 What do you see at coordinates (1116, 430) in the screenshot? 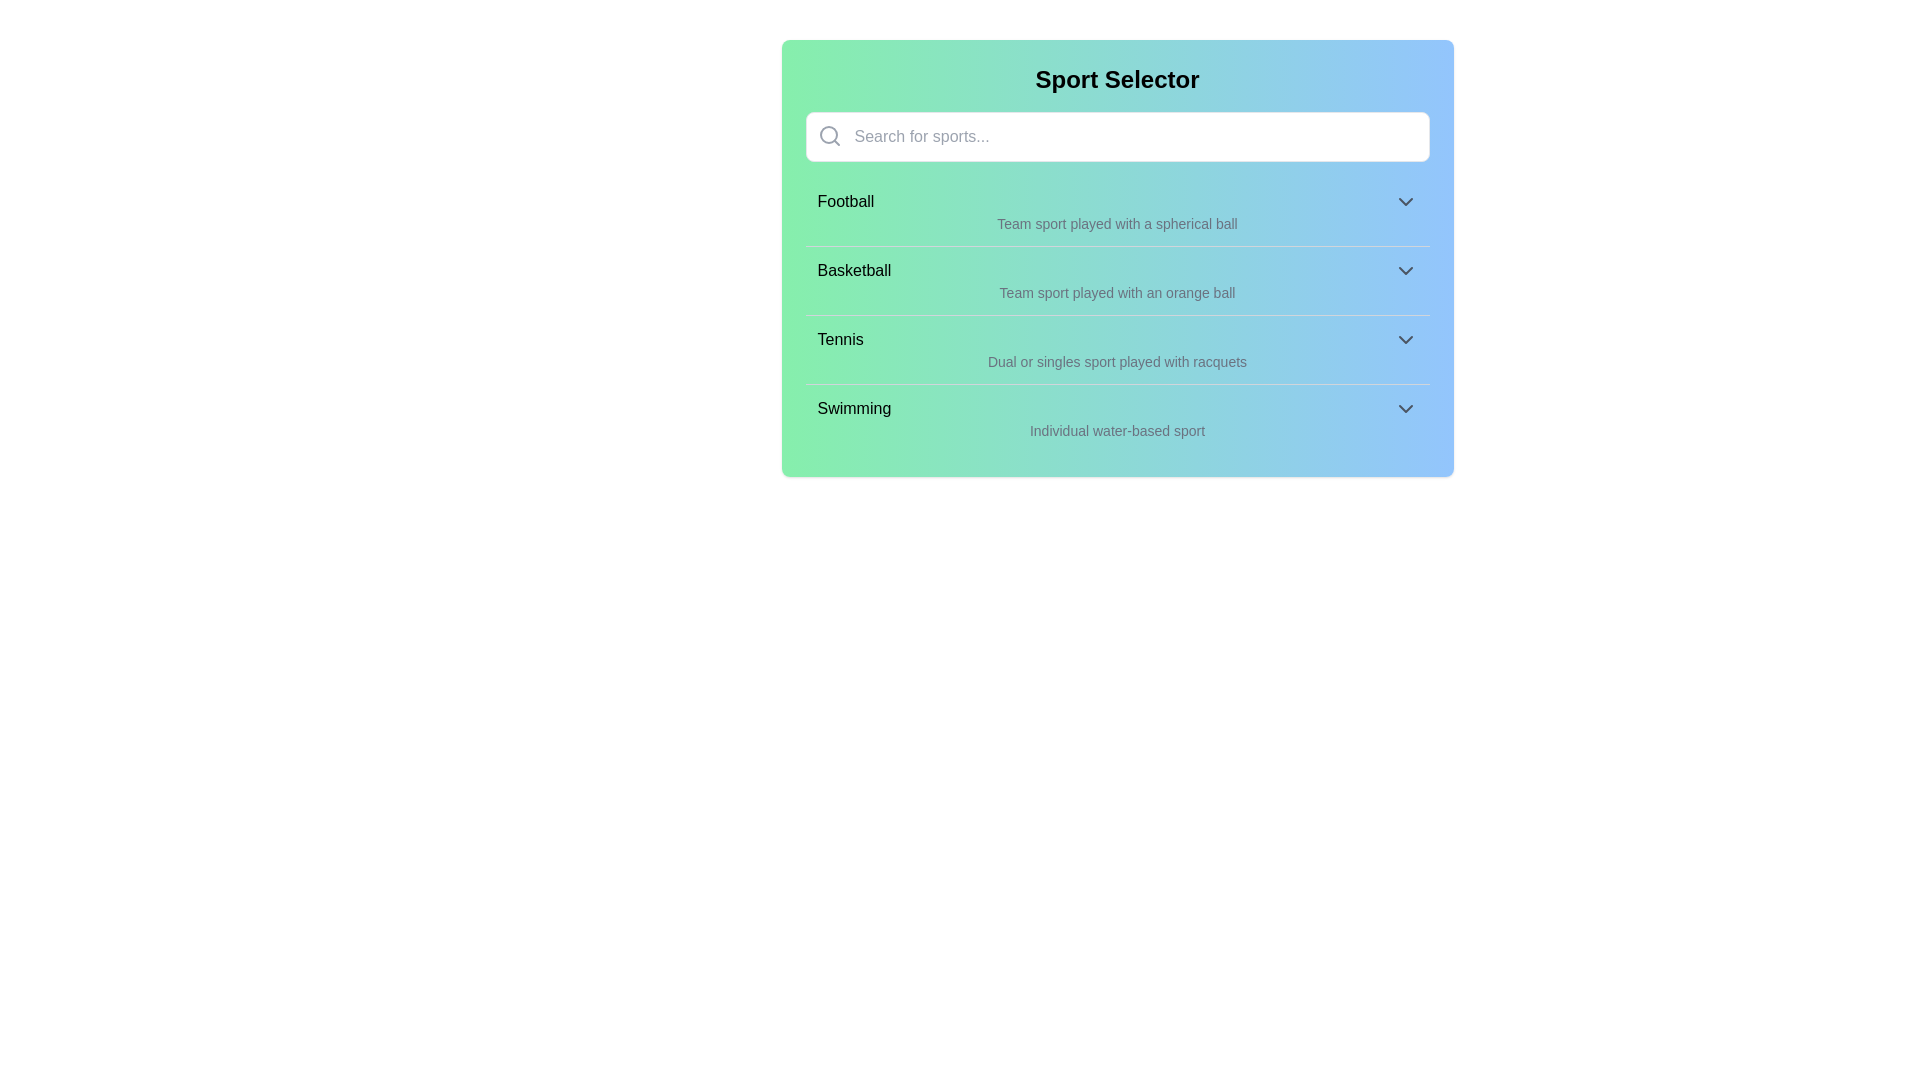
I see `the text label displaying 'Individual water-based sport' in the sport selector dropdown, located below the 'Swimming' label` at bounding box center [1116, 430].